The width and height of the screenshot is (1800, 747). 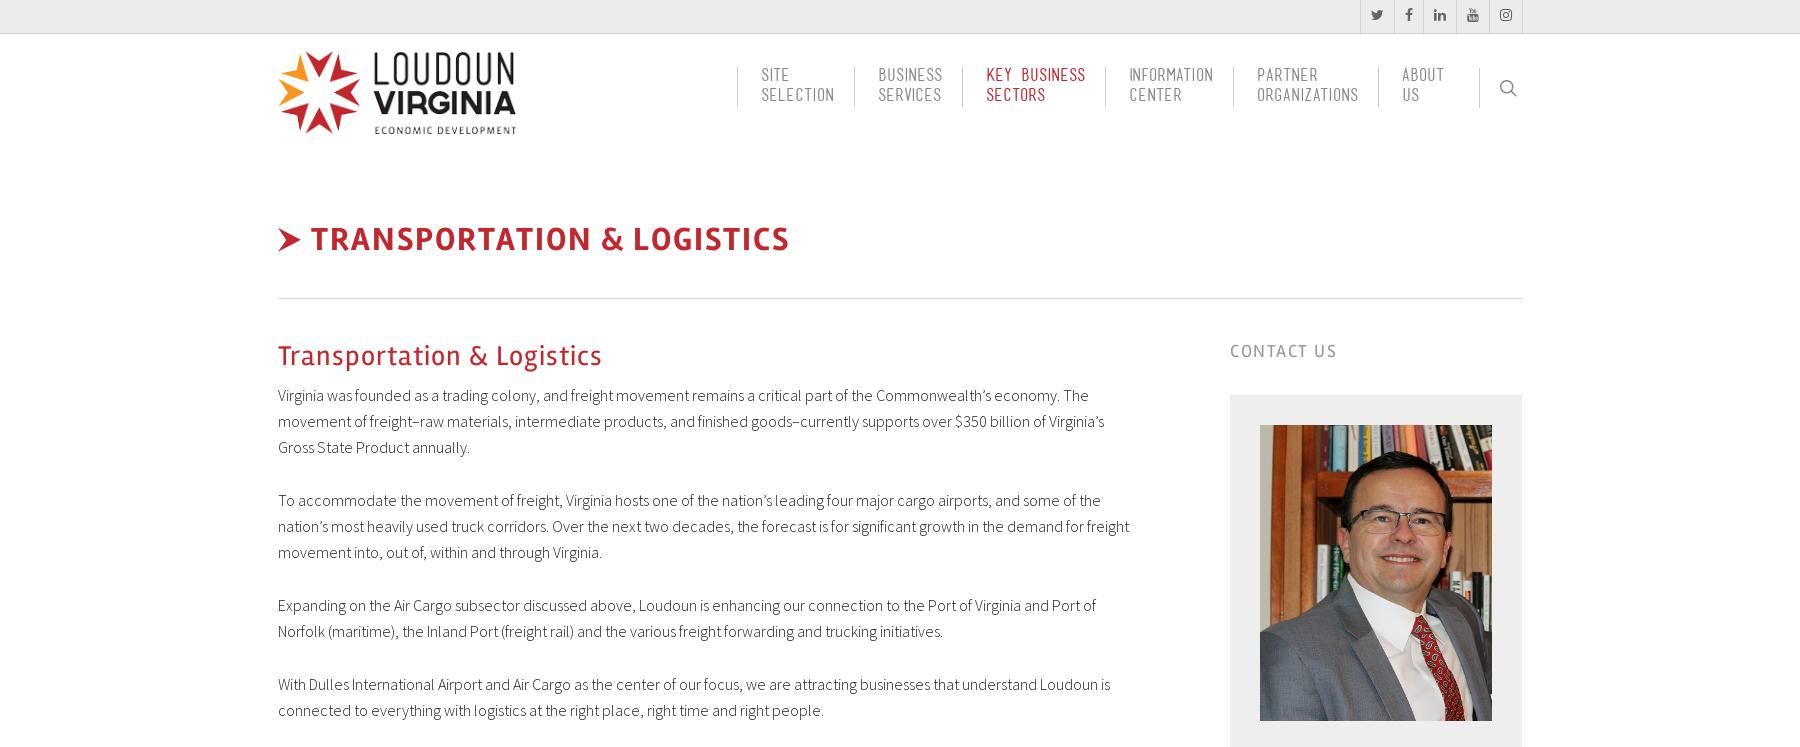 I want to click on 'Sectors', so click(x=983, y=100).